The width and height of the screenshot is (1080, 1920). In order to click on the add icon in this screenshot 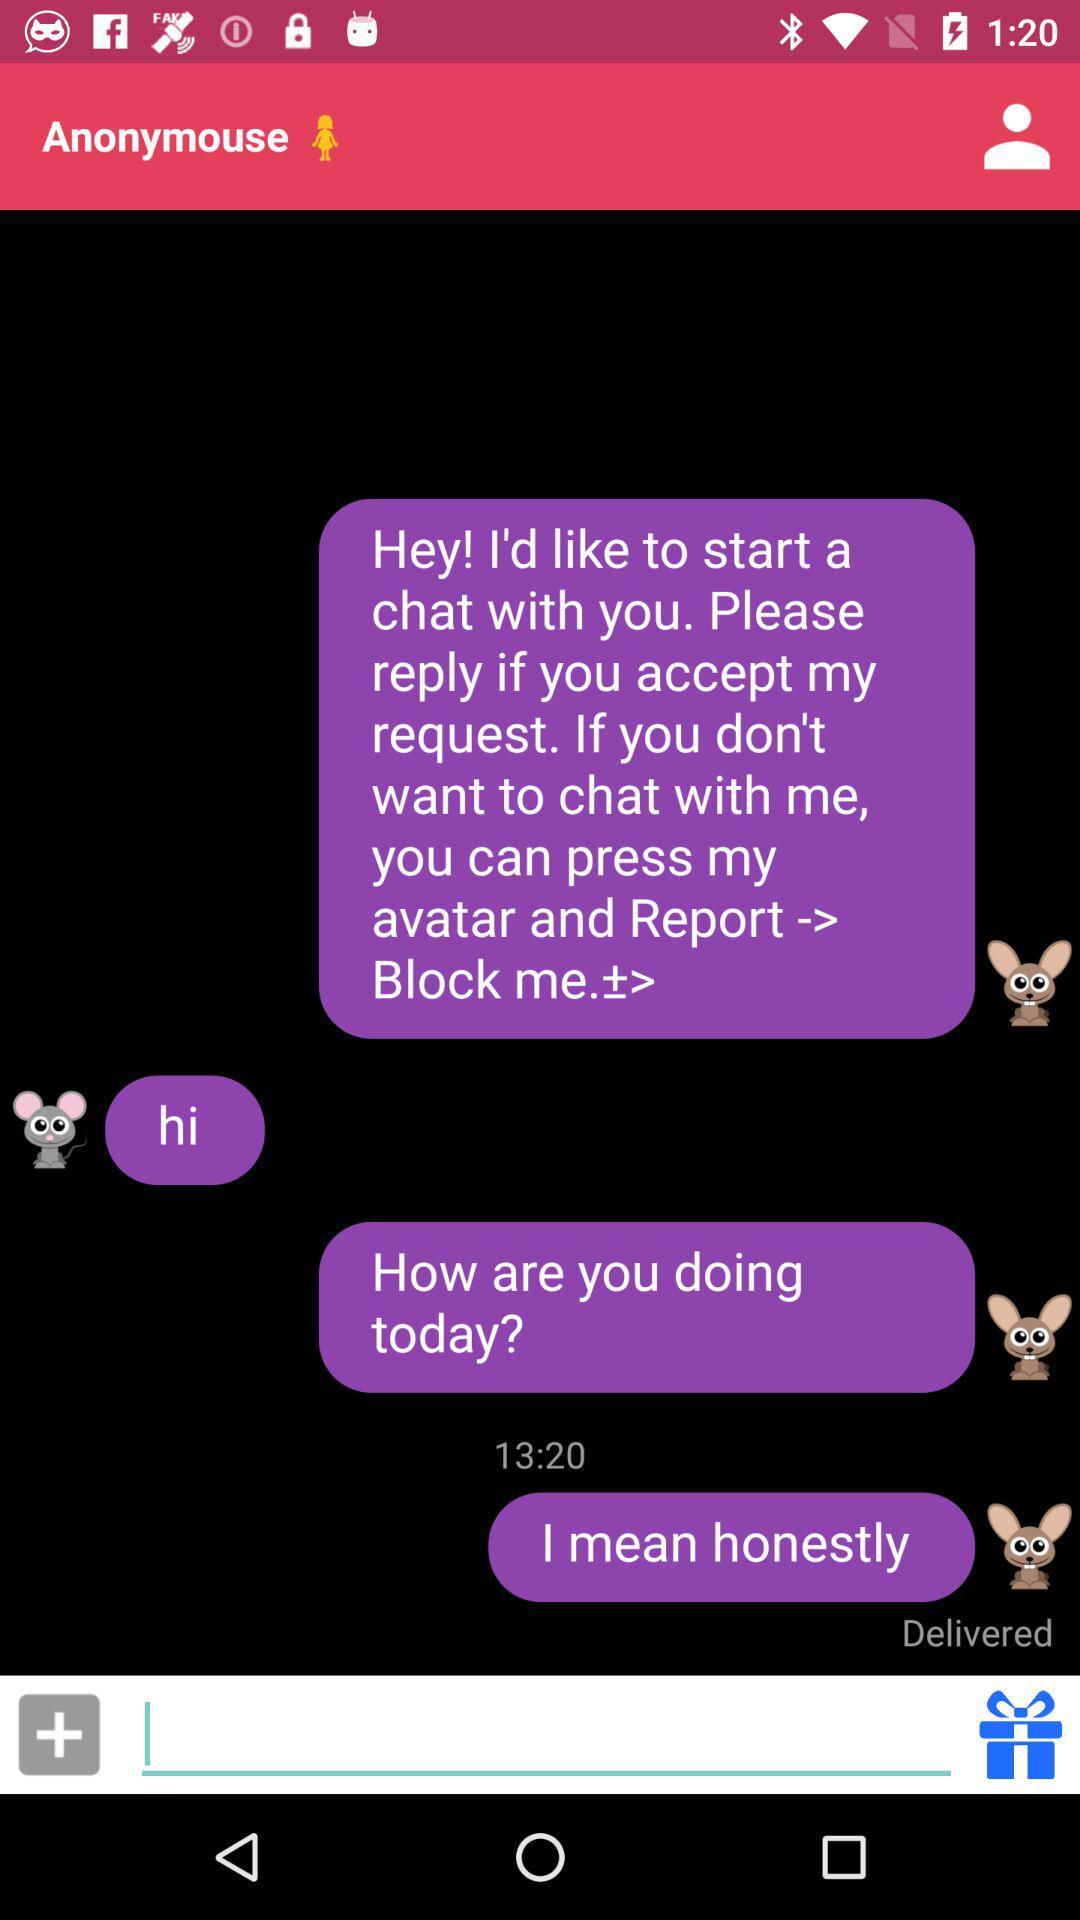, I will do `click(58, 1733)`.